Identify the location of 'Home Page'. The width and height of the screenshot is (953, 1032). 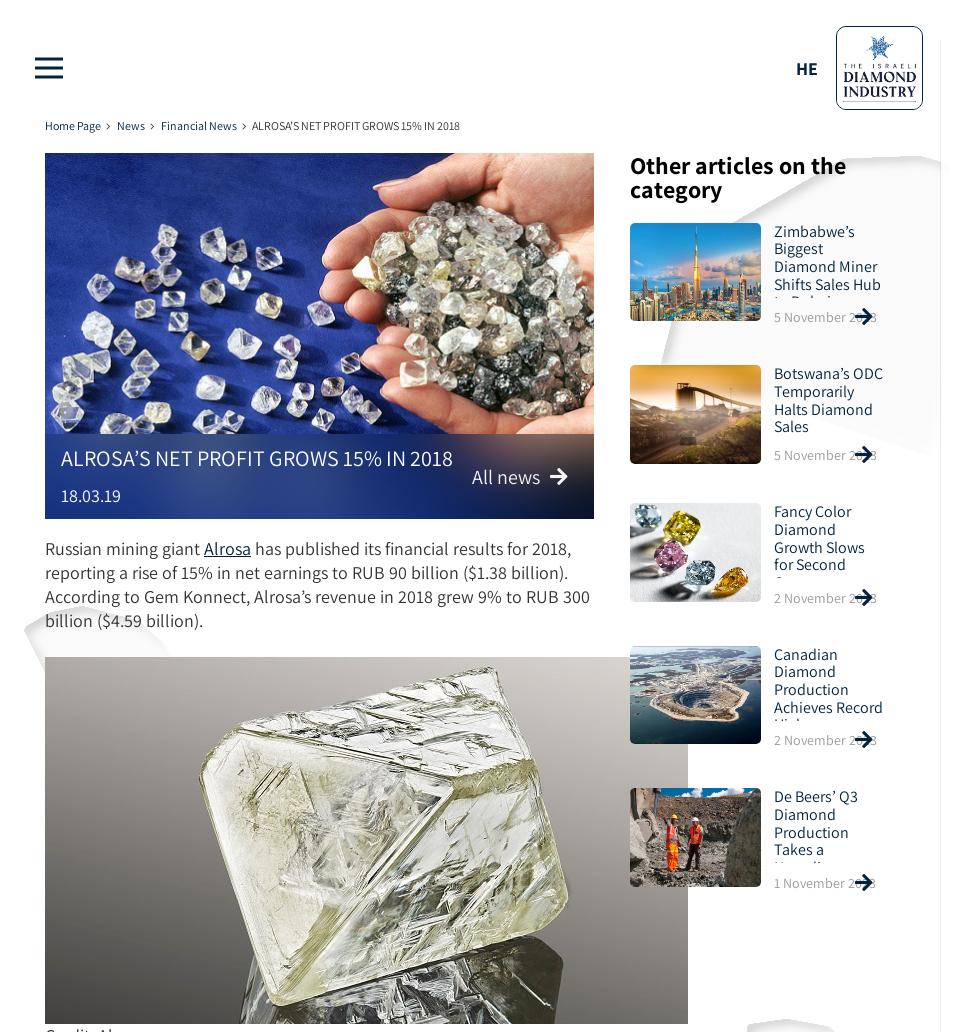
(71, 125).